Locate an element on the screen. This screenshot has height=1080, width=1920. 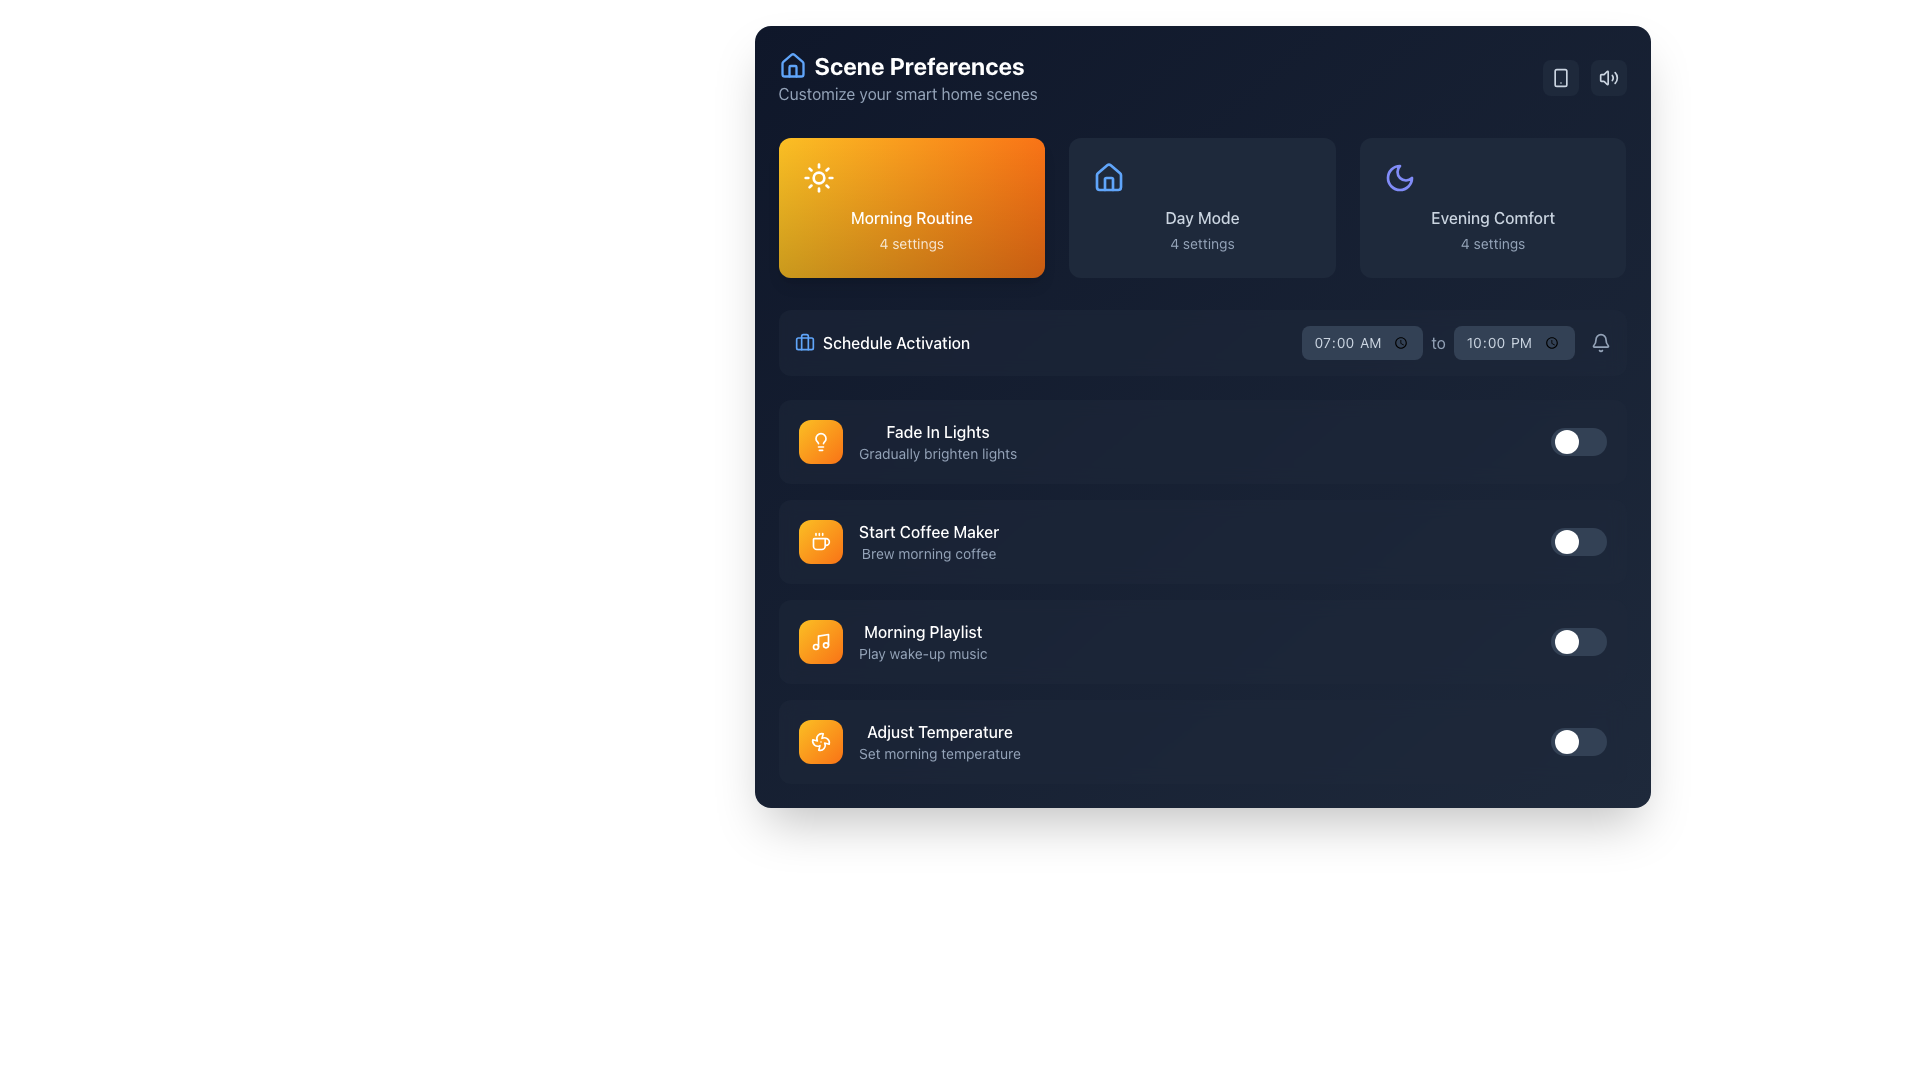
the 'Adjust Temperature' text label, which is a bold white font element with a smaller light gray description below it, located in the lower part of the panel under 'Schedule Activation' is located at coordinates (938, 741).